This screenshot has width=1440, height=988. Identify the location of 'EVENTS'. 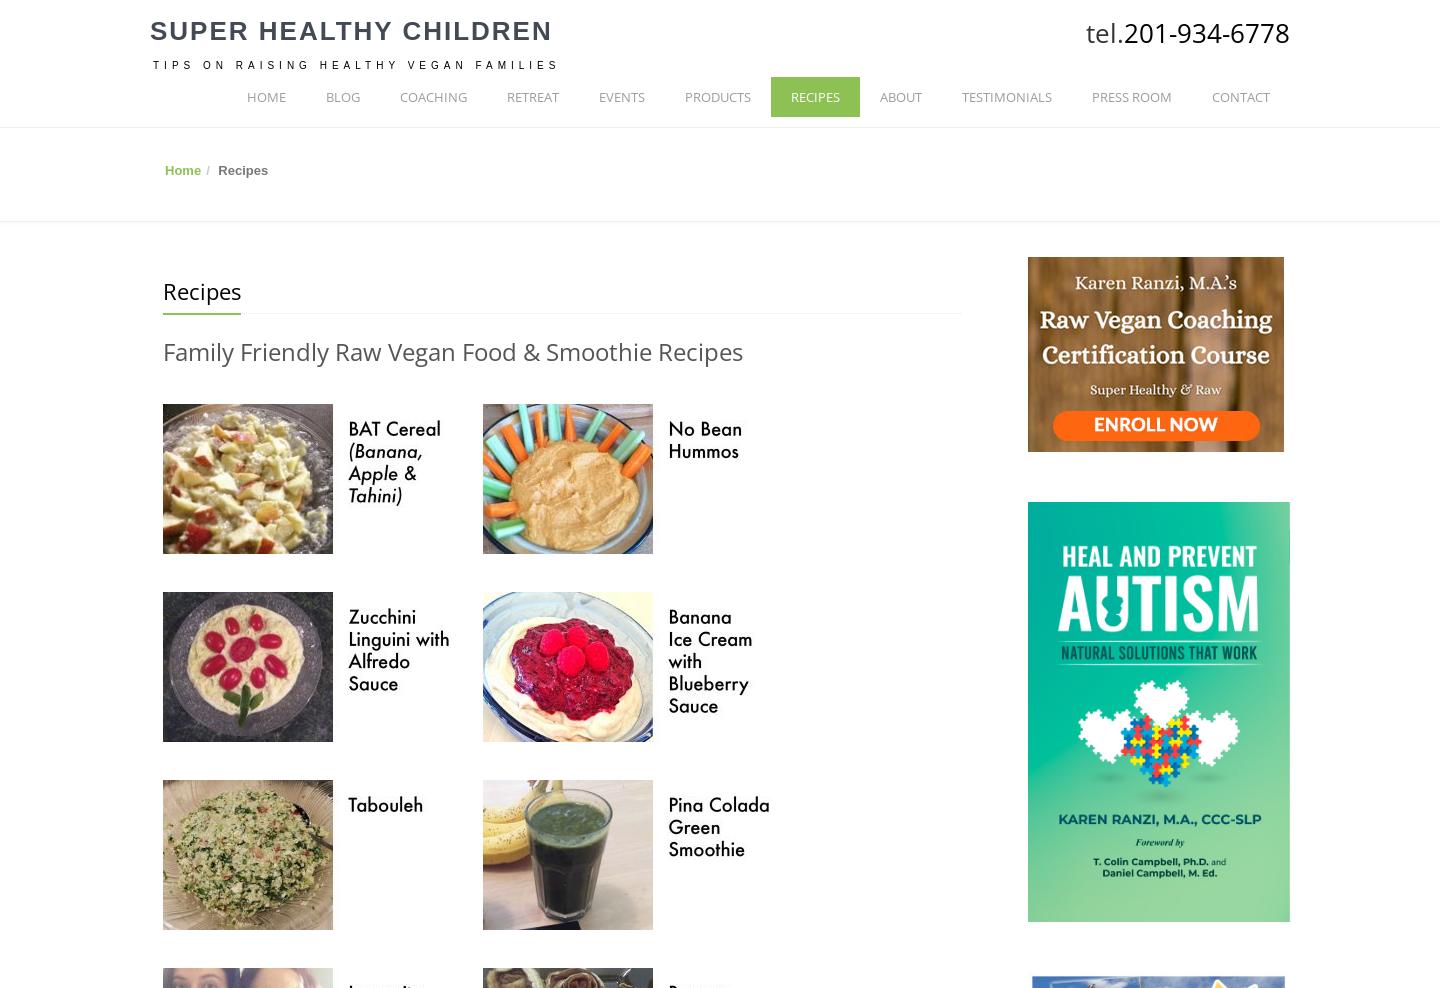
(599, 97).